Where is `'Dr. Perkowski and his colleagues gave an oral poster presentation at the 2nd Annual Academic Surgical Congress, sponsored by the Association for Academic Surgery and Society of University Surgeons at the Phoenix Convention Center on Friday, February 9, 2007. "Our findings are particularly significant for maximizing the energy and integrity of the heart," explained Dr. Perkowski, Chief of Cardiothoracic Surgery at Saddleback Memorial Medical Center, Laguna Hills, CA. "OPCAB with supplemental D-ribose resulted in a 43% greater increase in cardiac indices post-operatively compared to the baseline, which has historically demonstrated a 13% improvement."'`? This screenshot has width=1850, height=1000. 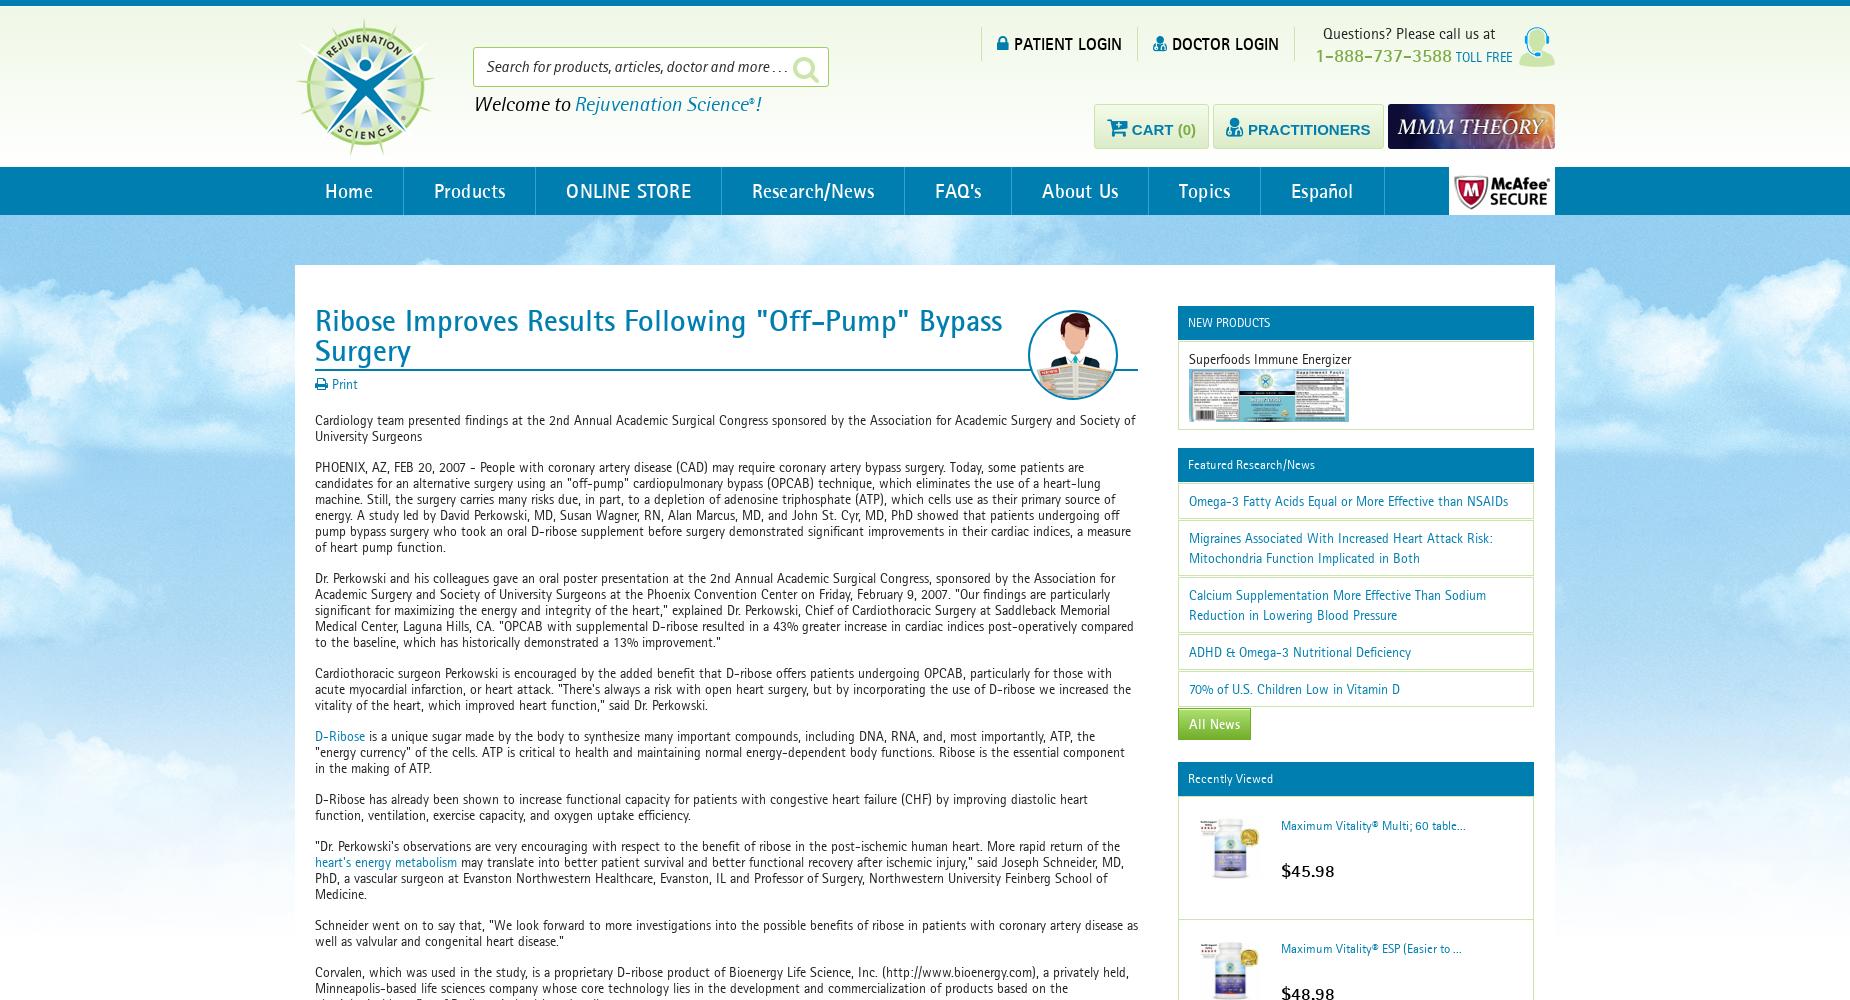 'Dr. Perkowski and his colleagues gave an oral poster presentation at the 2nd Annual Academic Surgical Congress, sponsored by the Association for Academic Surgery and Society of University Surgeons at the Phoenix Convention Center on Friday, February 9, 2007. "Our findings are particularly significant for maximizing the energy and integrity of the heart," explained Dr. Perkowski, Chief of Cardiothoracic Surgery at Saddleback Memorial Medical Center, Laguna Hills, CA. "OPCAB with supplemental D-ribose resulted in a 43% greater increase in cardiac indices post-operatively compared to the baseline, which has historically demonstrated a 13% improvement."' is located at coordinates (724, 609).